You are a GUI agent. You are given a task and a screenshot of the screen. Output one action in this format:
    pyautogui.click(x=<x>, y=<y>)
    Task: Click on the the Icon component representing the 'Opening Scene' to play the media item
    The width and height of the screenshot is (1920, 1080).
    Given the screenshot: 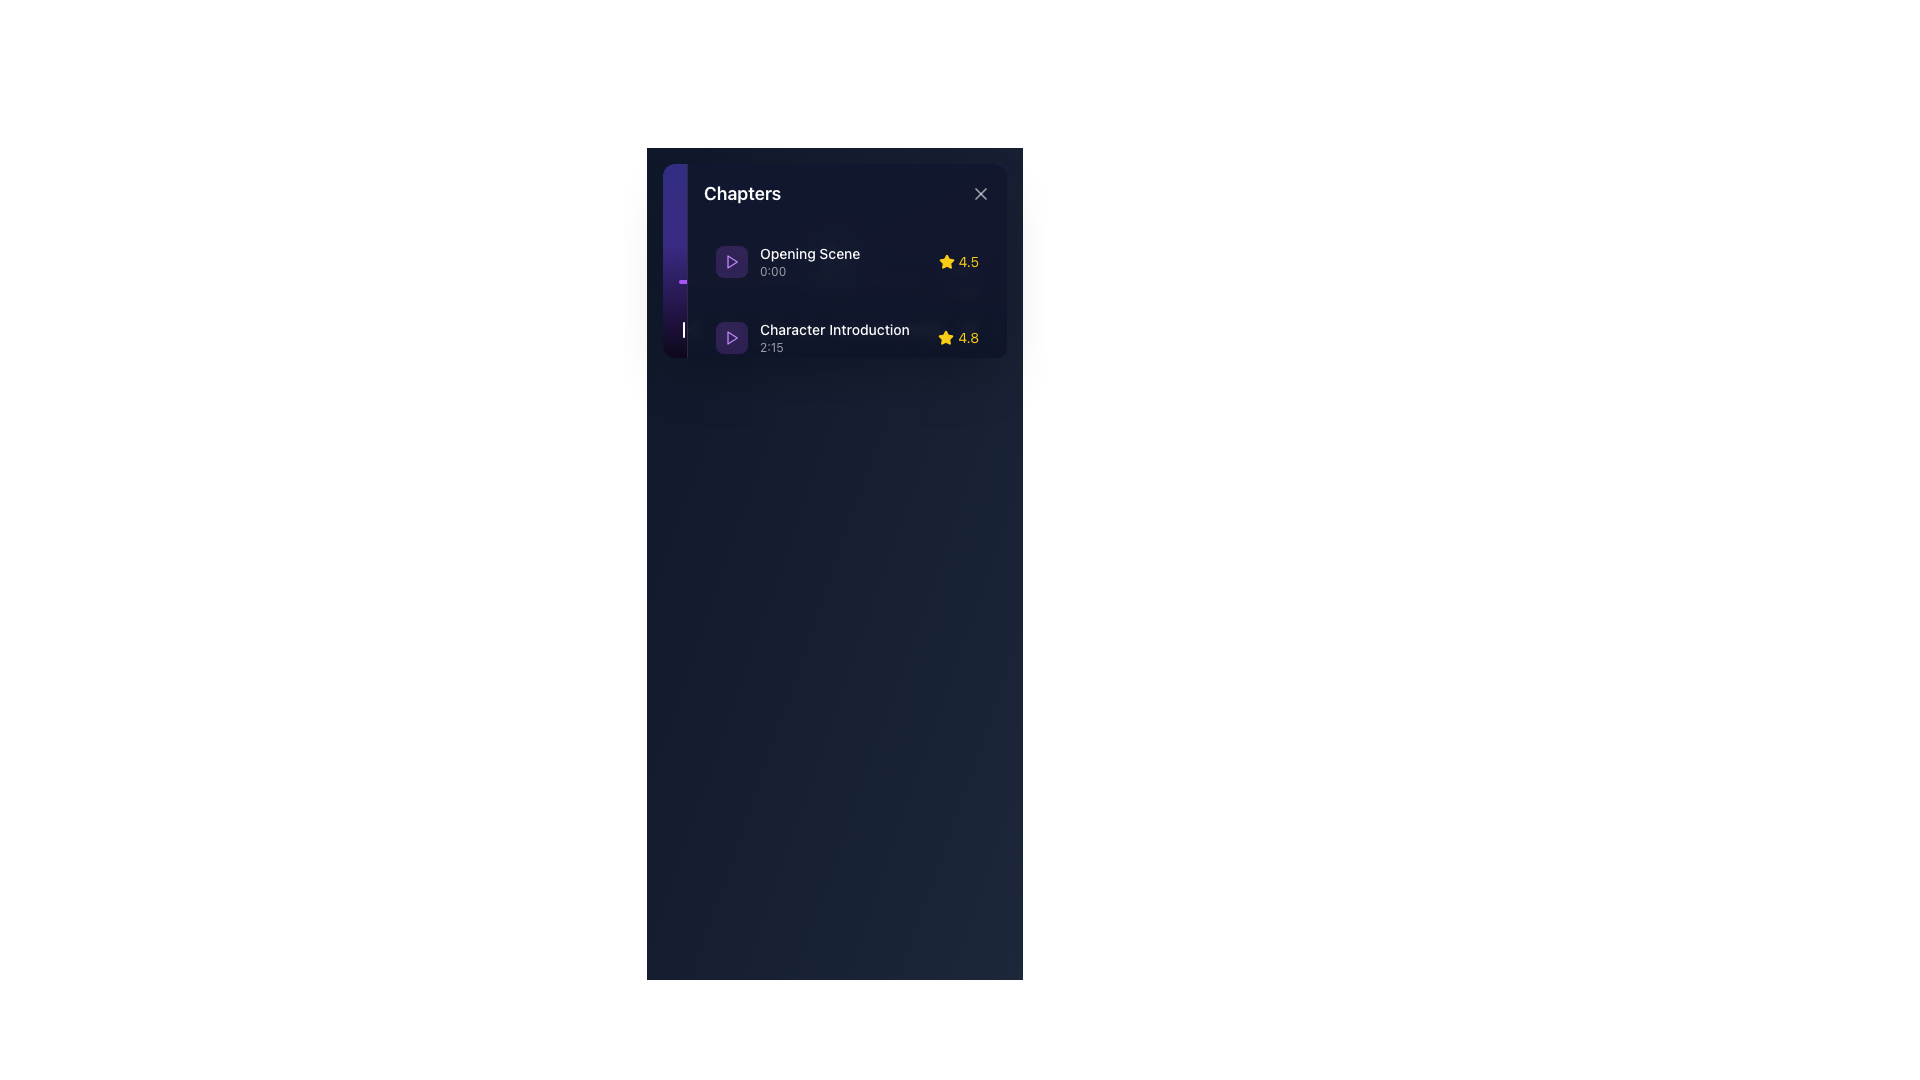 What is the action you would take?
    pyautogui.click(x=730, y=261)
    